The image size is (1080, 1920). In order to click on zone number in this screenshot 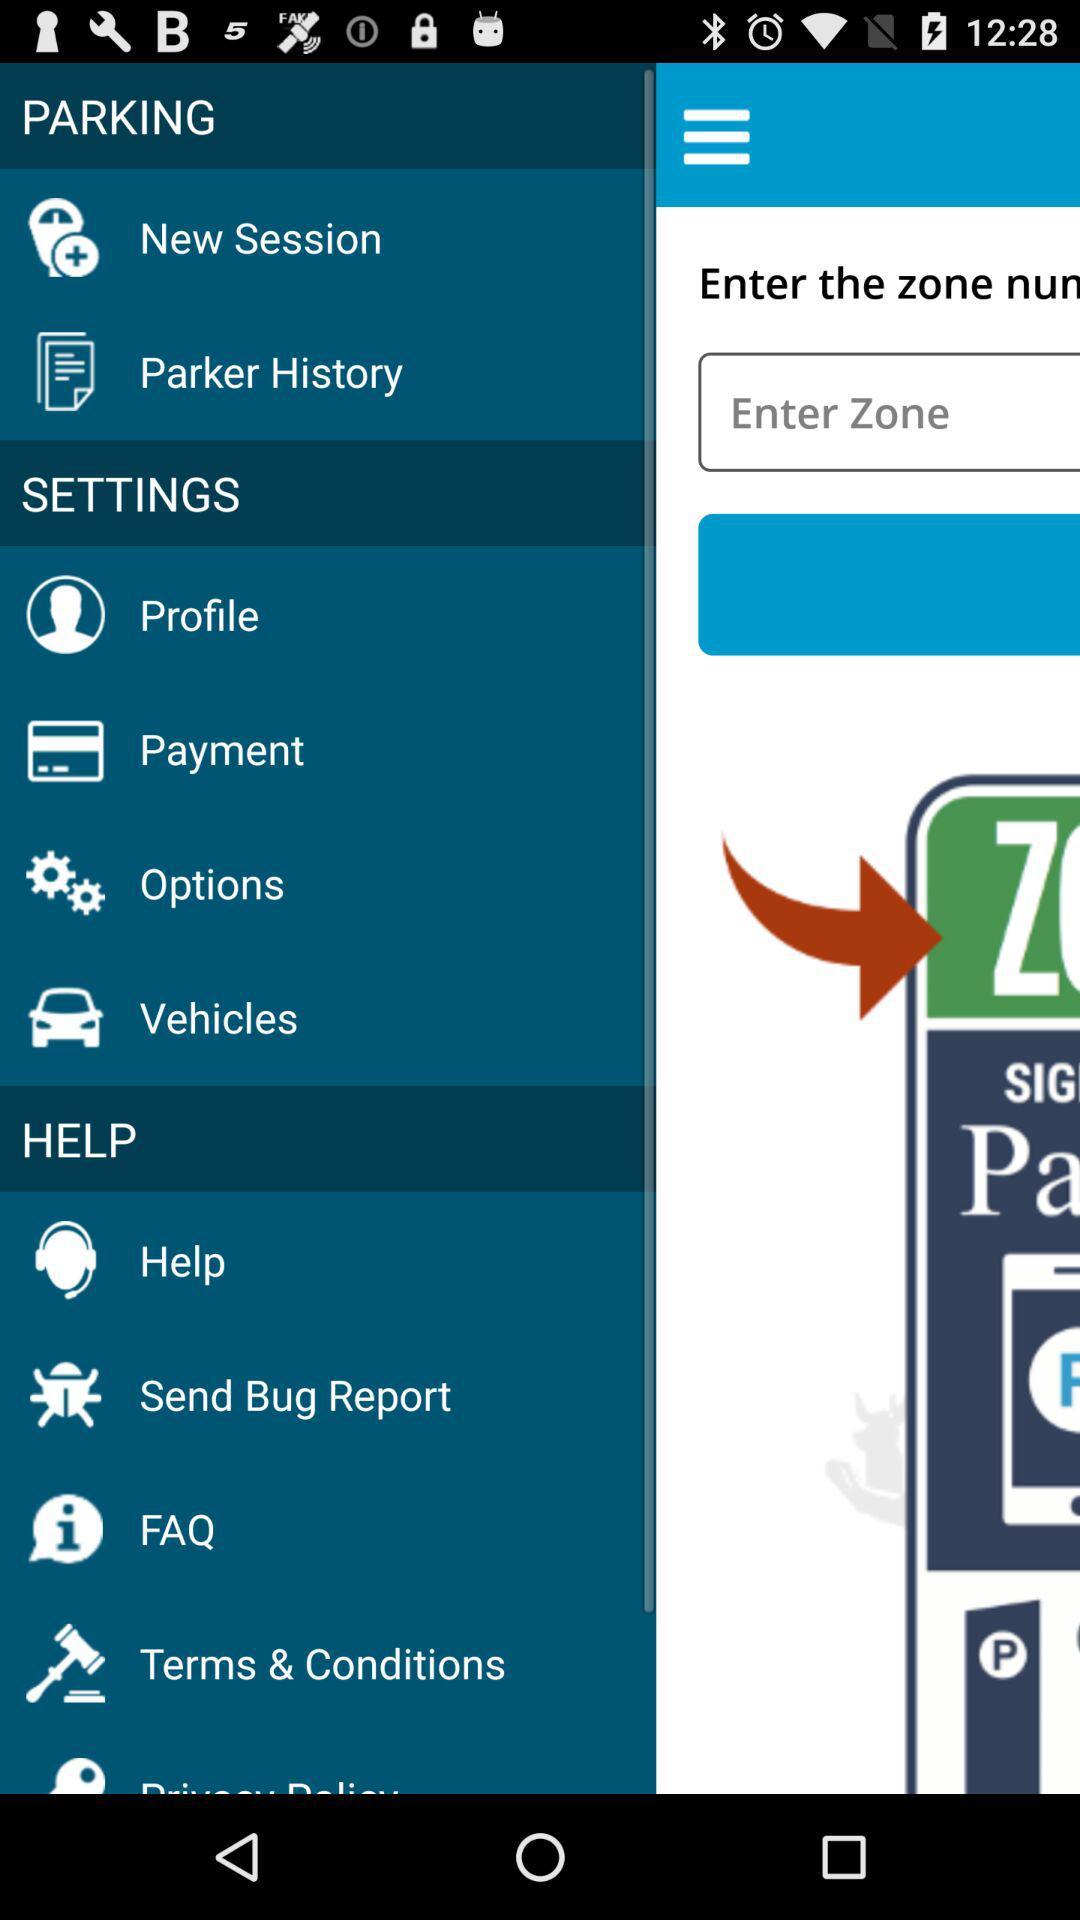, I will do `click(888, 411)`.